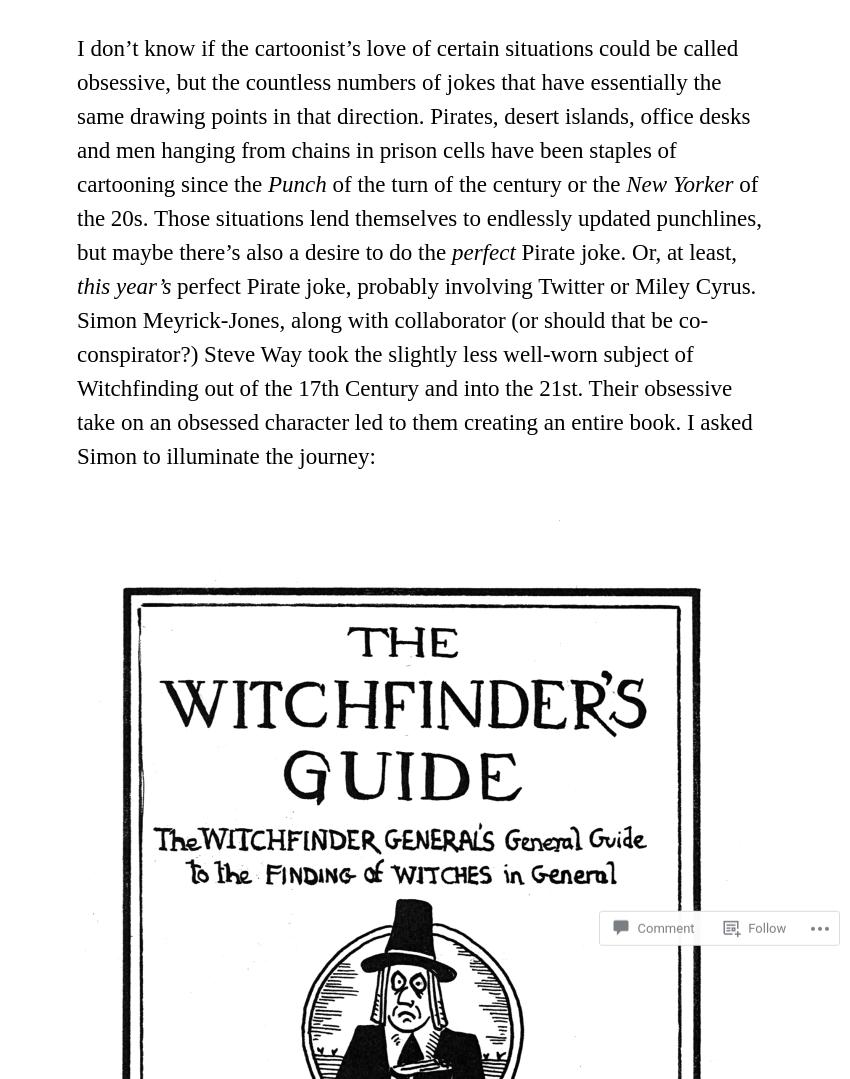  Describe the element at coordinates (766, 892) in the screenshot. I see `'Follow'` at that location.